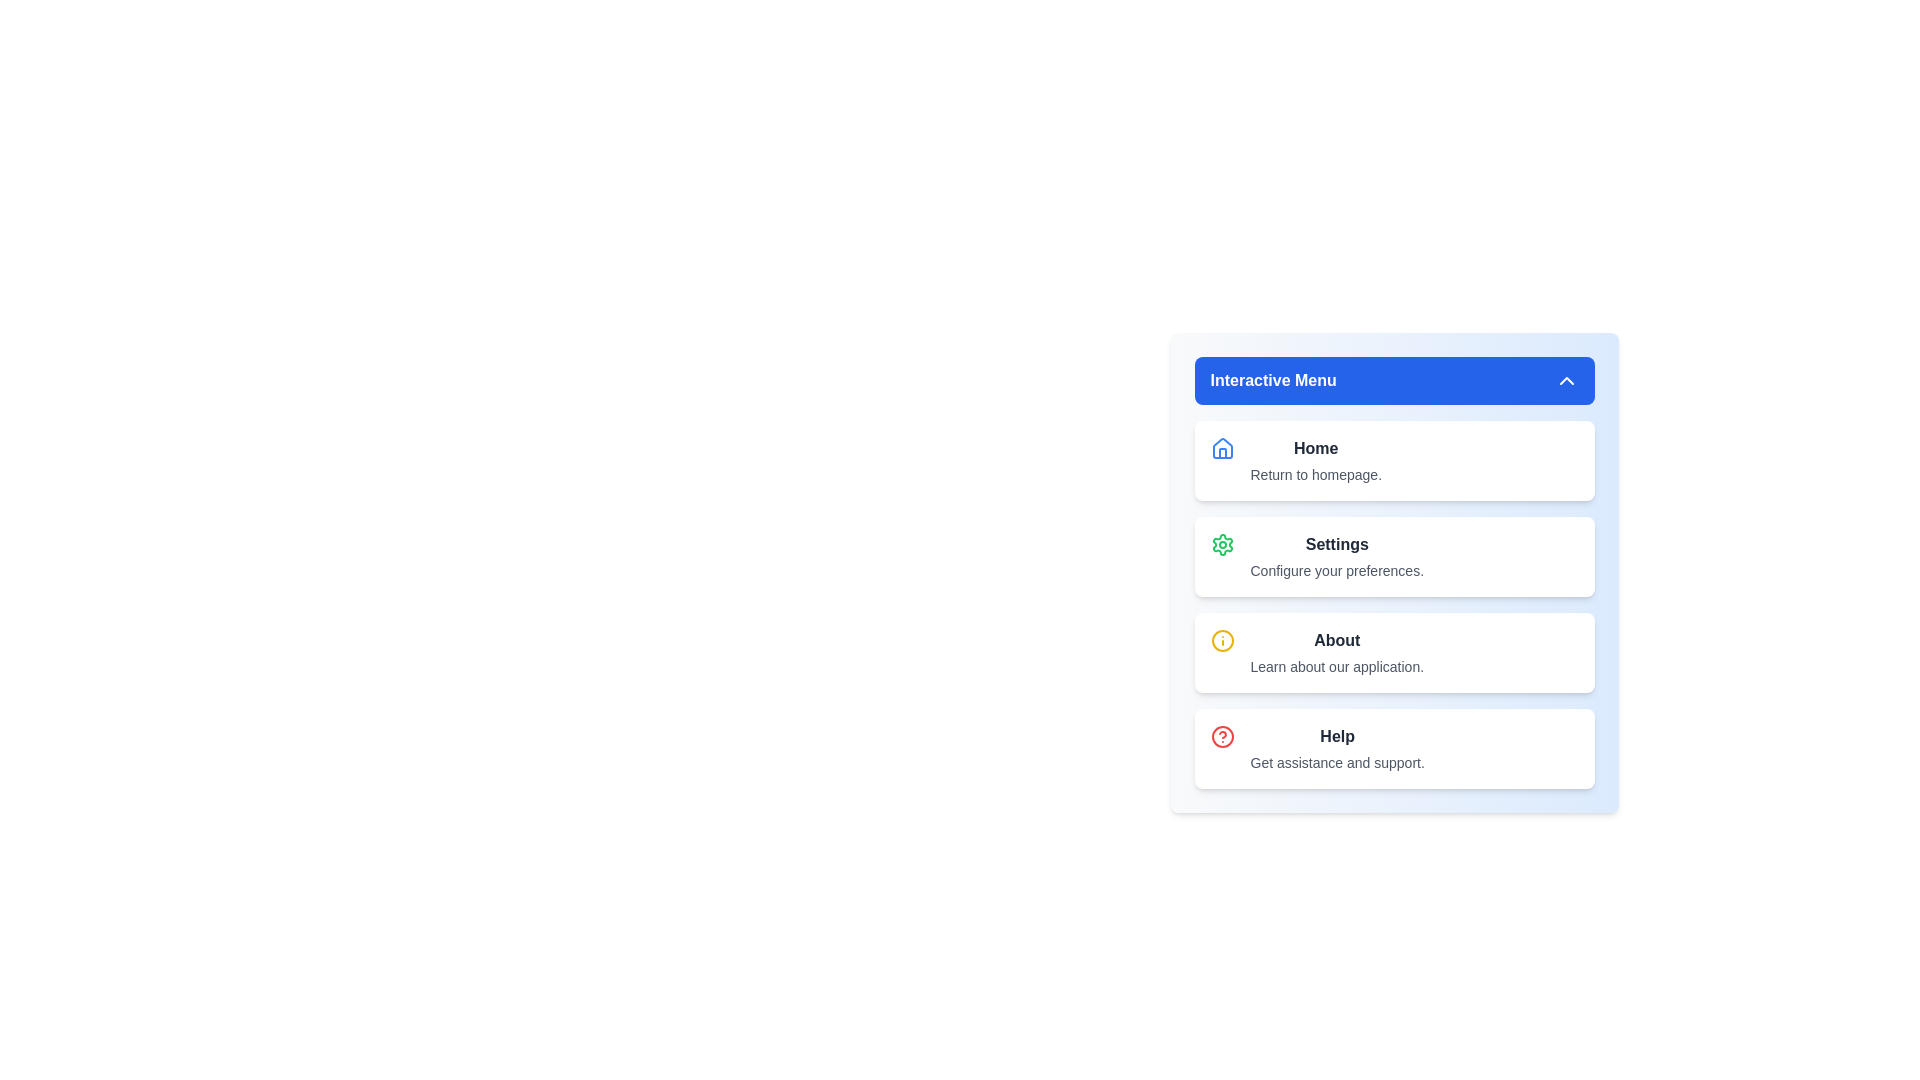 The image size is (1920, 1080). I want to click on the 'Help' section title text label located in the bottommost section of the vertical menu list under 'Interactive Menu', just below the 'About' menu option, so click(1337, 736).